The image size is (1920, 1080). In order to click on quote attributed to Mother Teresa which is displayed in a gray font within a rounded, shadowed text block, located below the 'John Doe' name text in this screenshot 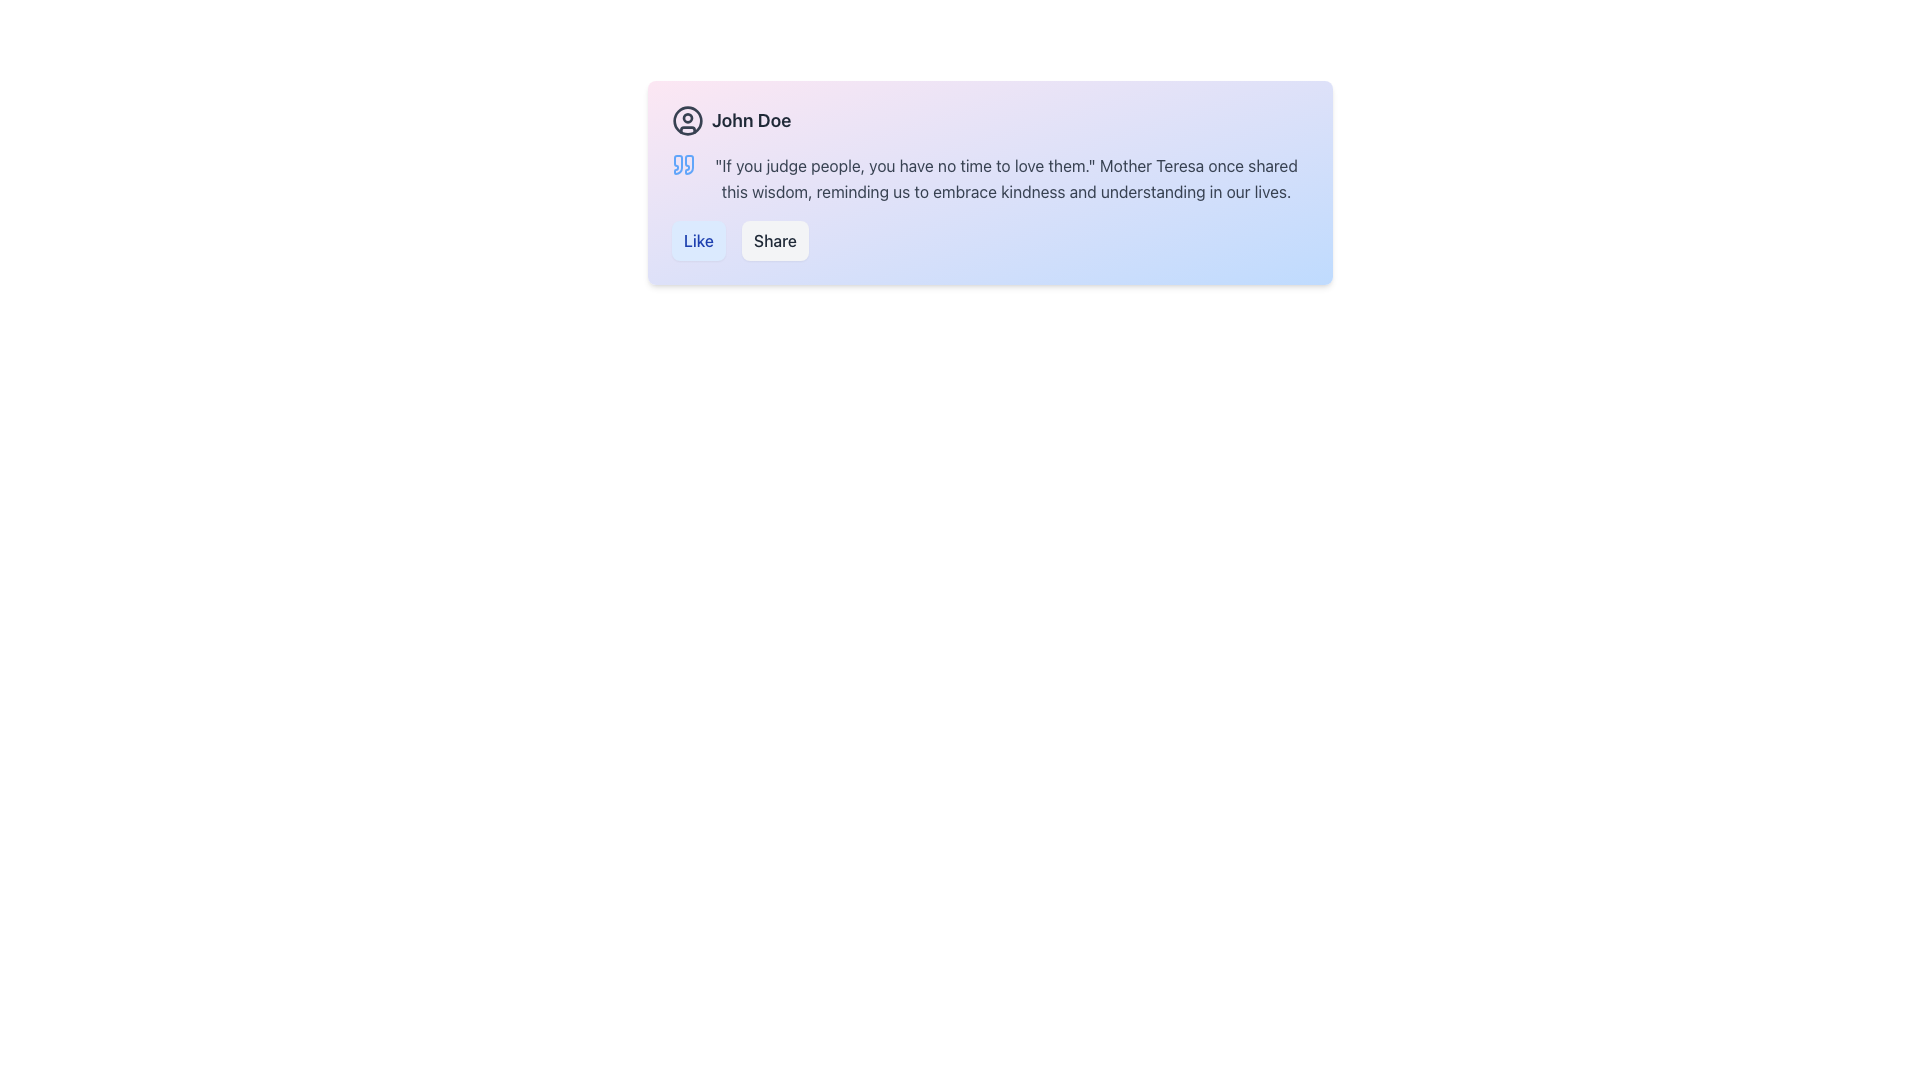, I will do `click(990, 177)`.